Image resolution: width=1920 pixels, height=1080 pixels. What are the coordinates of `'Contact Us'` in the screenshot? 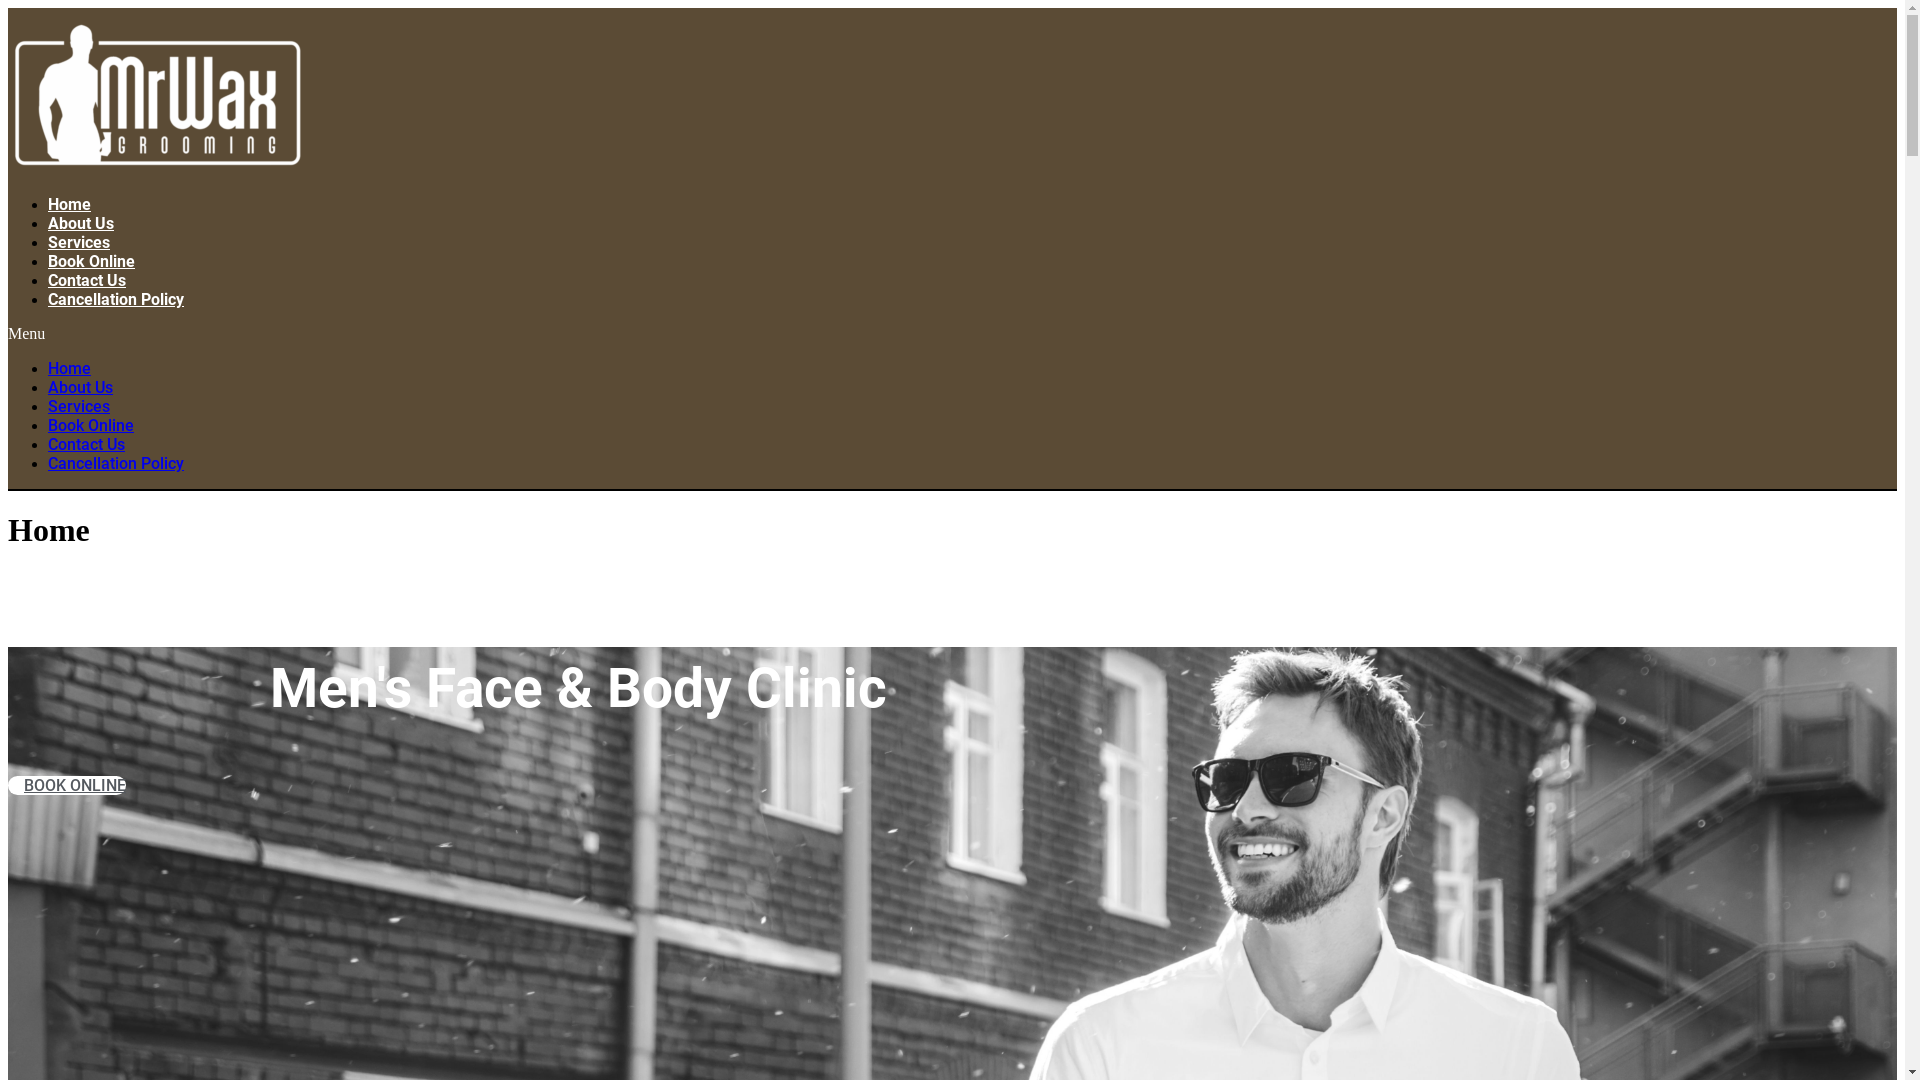 It's located at (48, 280).